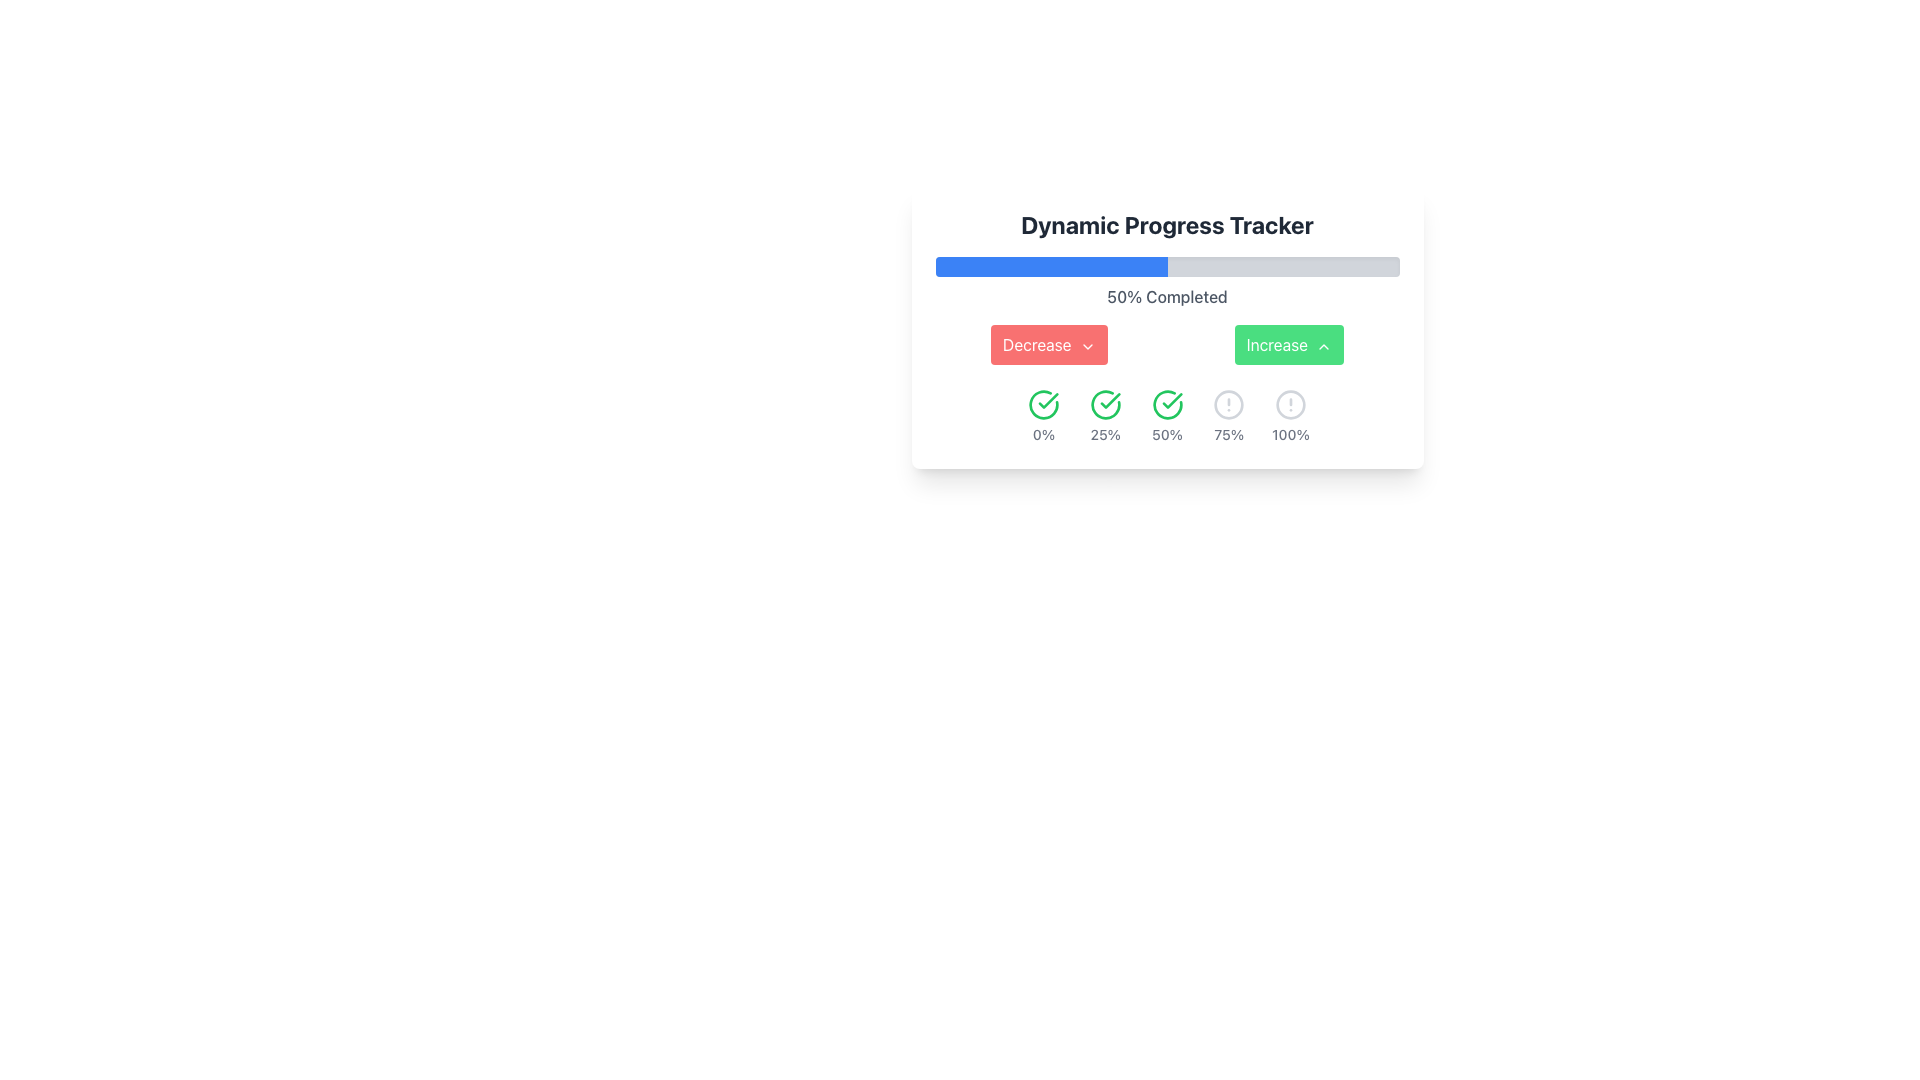 This screenshot has width=1920, height=1080. What do you see at coordinates (1104, 405) in the screenshot?
I see `the completed stage icon that indicates the 25% achievement in the progress tracker, located on the bottom row under the '25%' label` at bounding box center [1104, 405].